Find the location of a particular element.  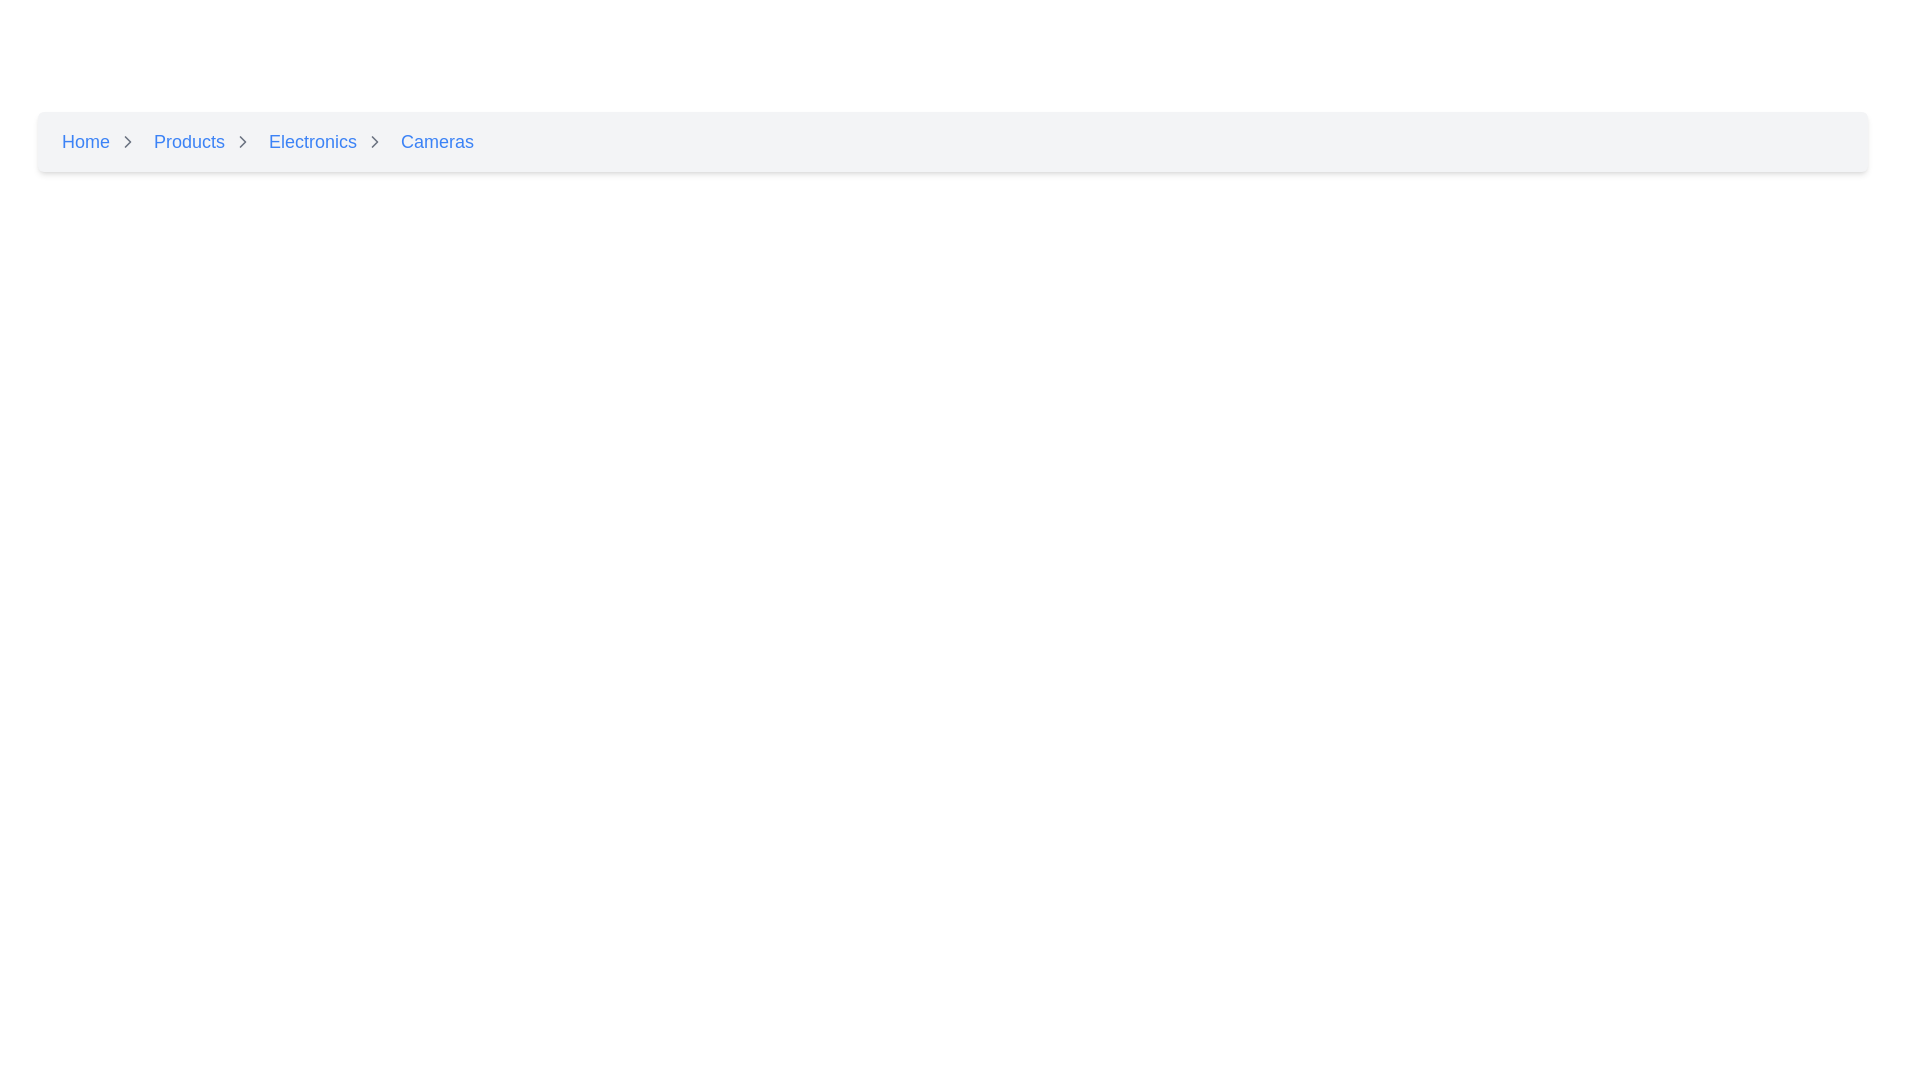

the small right-facing chevron arrow in the breadcrumb navigation bar located between 'Home' and 'Products' is located at coordinates (127, 141).